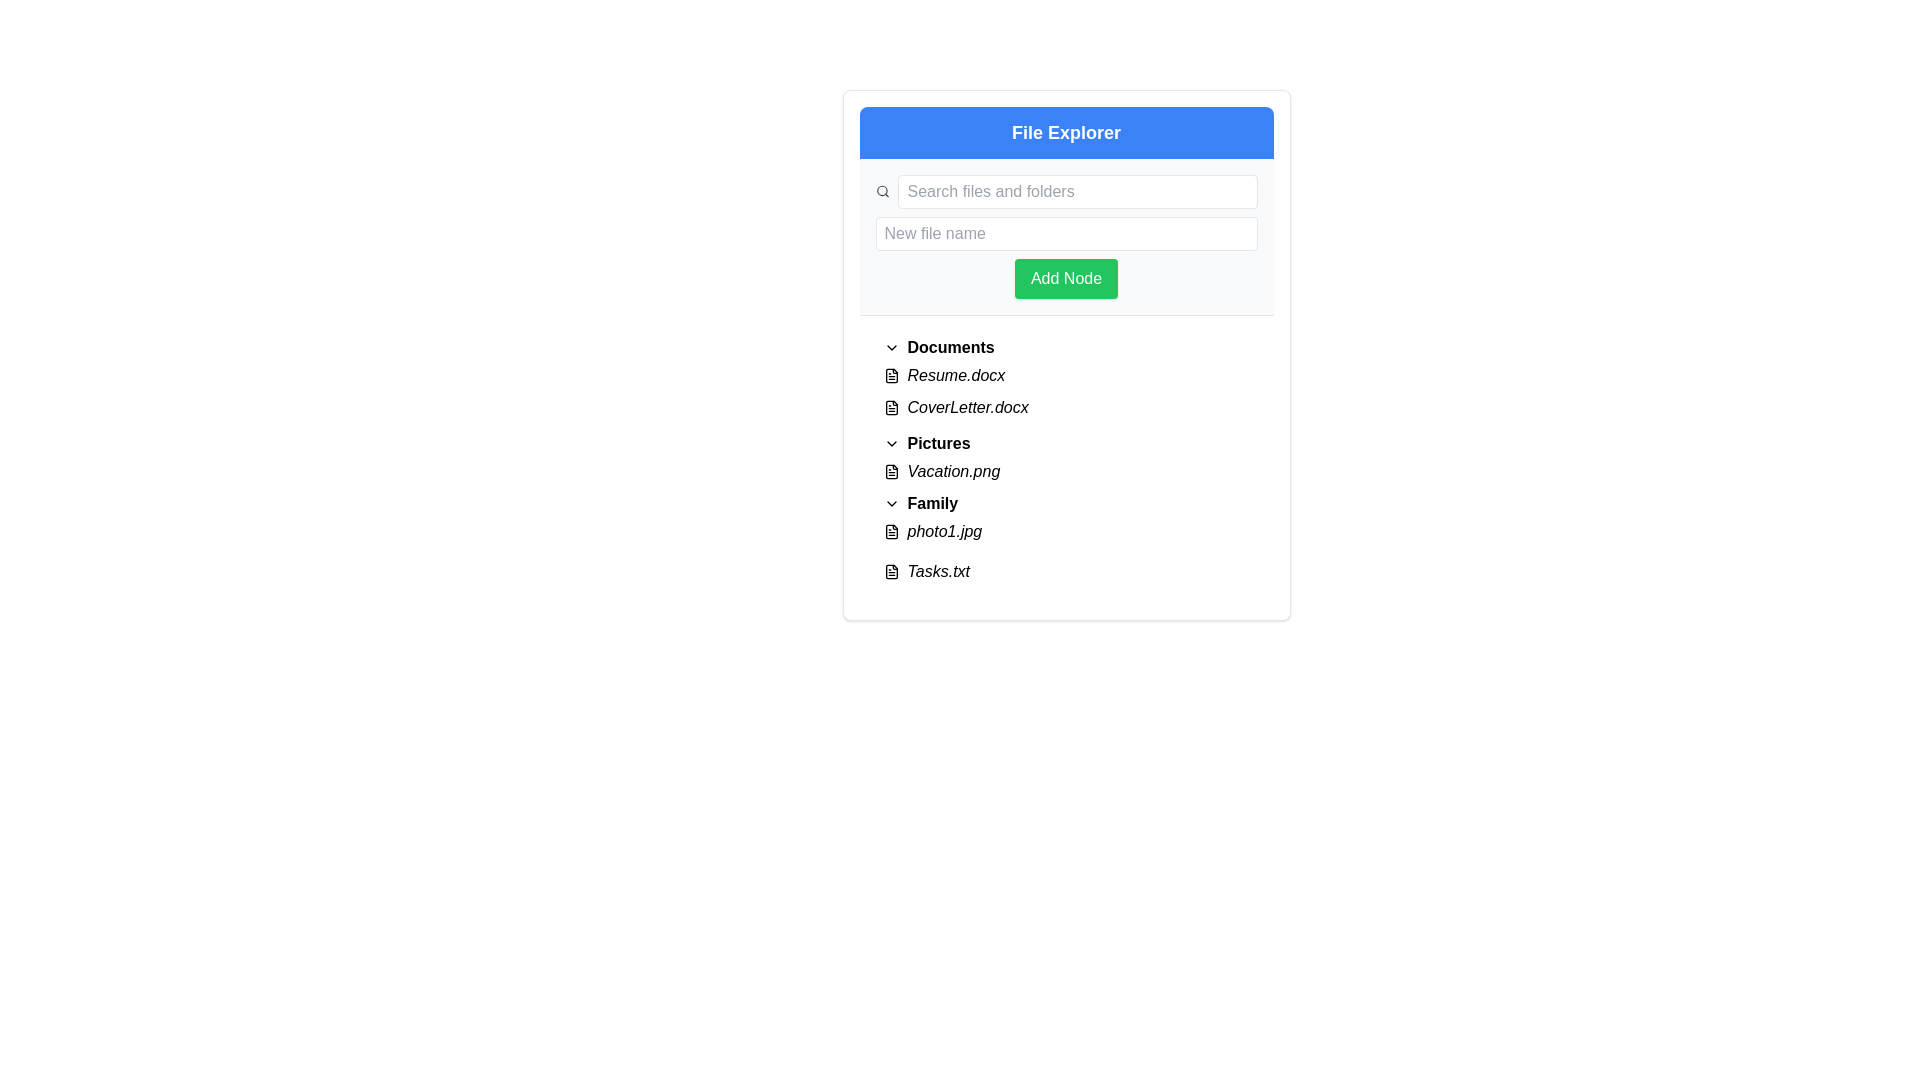 This screenshot has height=1080, width=1920. Describe the element at coordinates (1065, 471) in the screenshot. I see `to select the file entry labeled 'Vacation.png' in the file explorer, which is the first entry under the 'Pictures' directory` at that location.